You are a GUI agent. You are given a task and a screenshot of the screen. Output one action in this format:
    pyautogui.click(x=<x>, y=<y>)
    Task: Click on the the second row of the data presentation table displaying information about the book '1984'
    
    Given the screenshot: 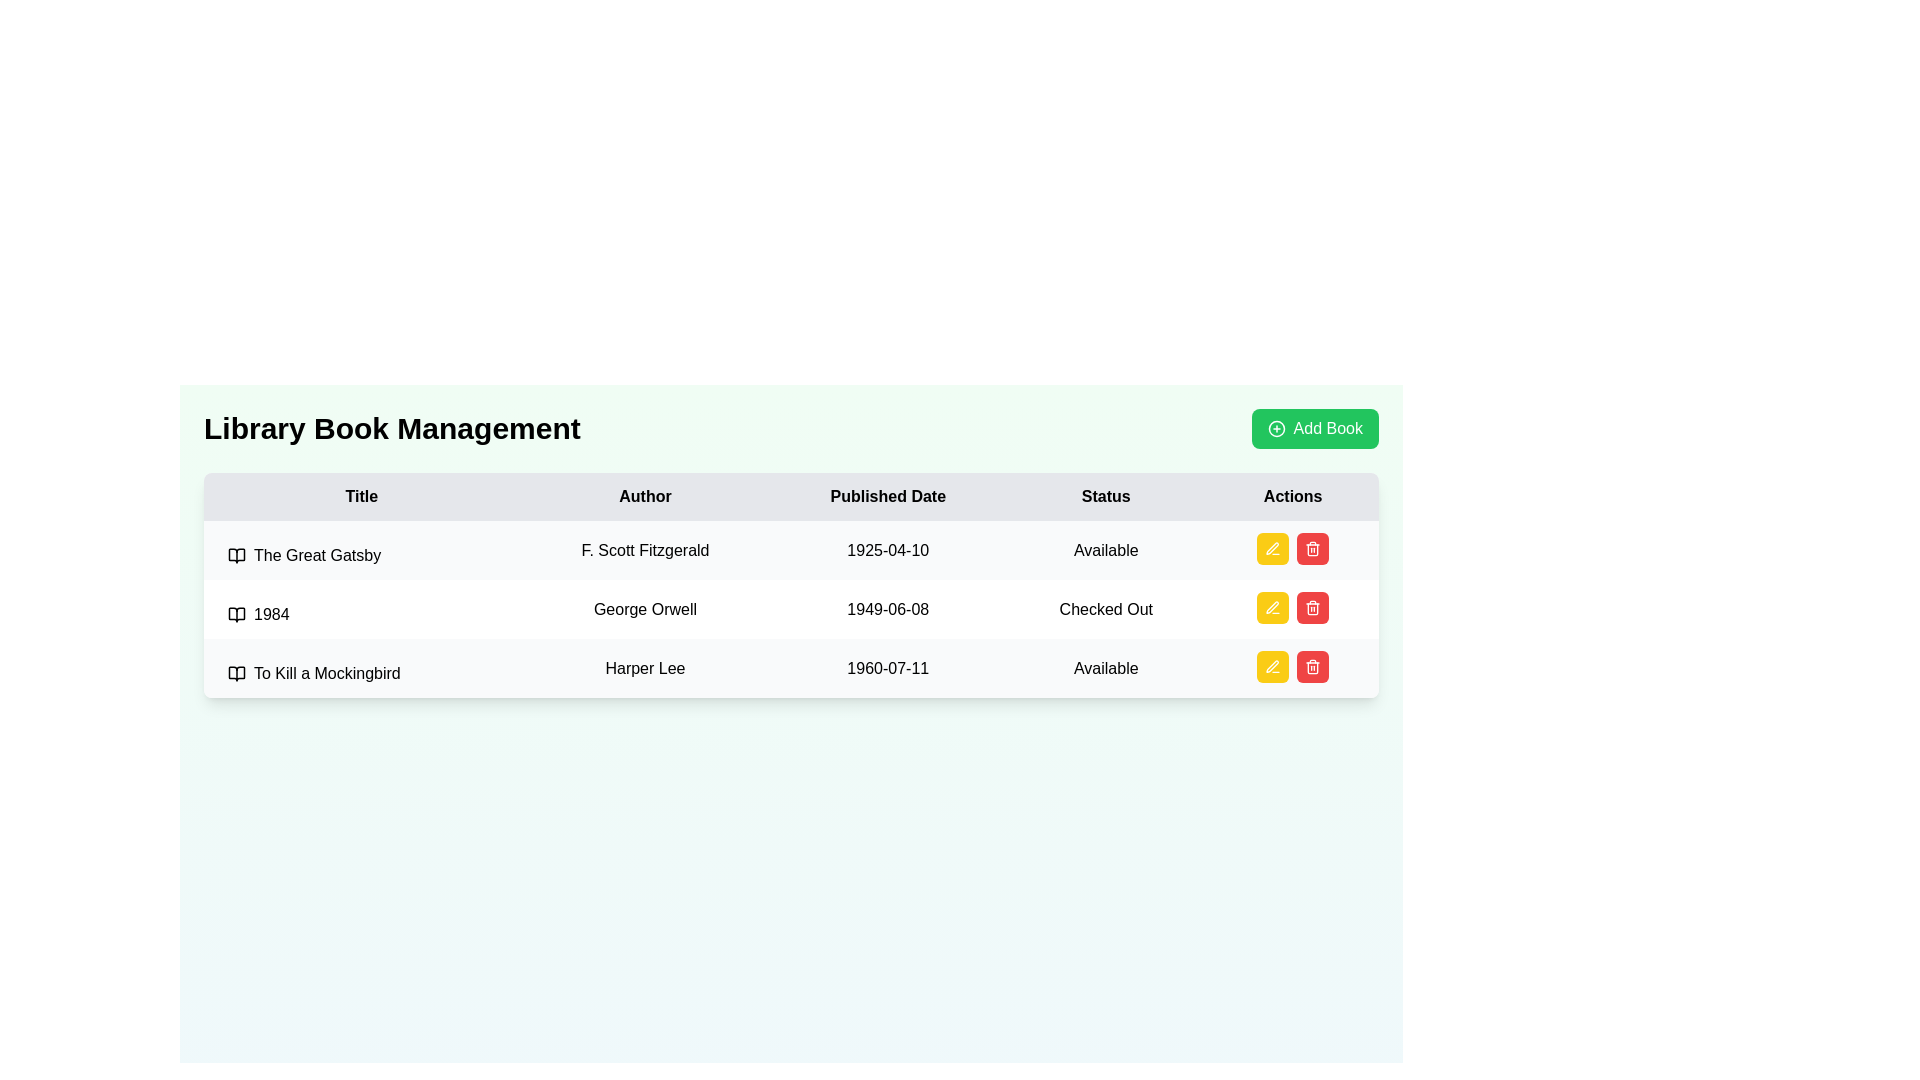 What is the action you would take?
    pyautogui.click(x=790, y=608)
    